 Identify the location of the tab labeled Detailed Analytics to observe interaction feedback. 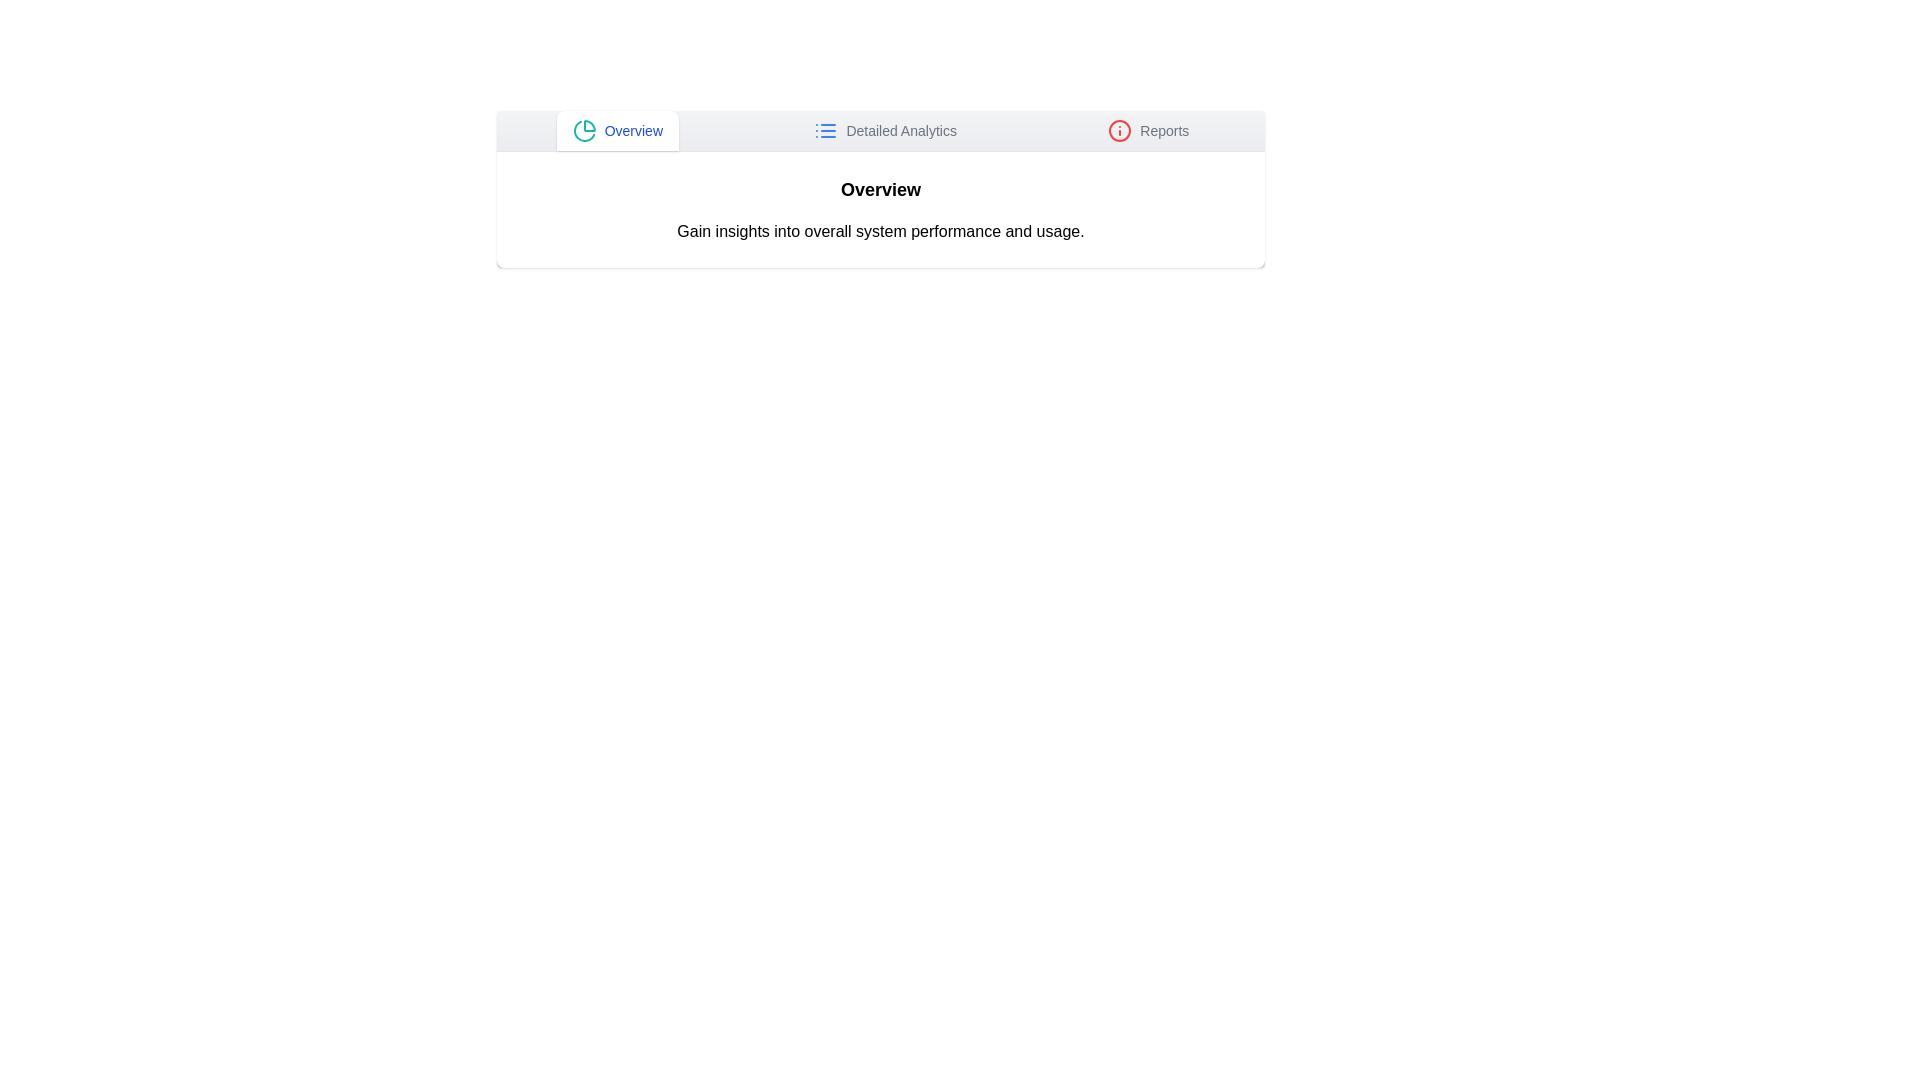
(884, 131).